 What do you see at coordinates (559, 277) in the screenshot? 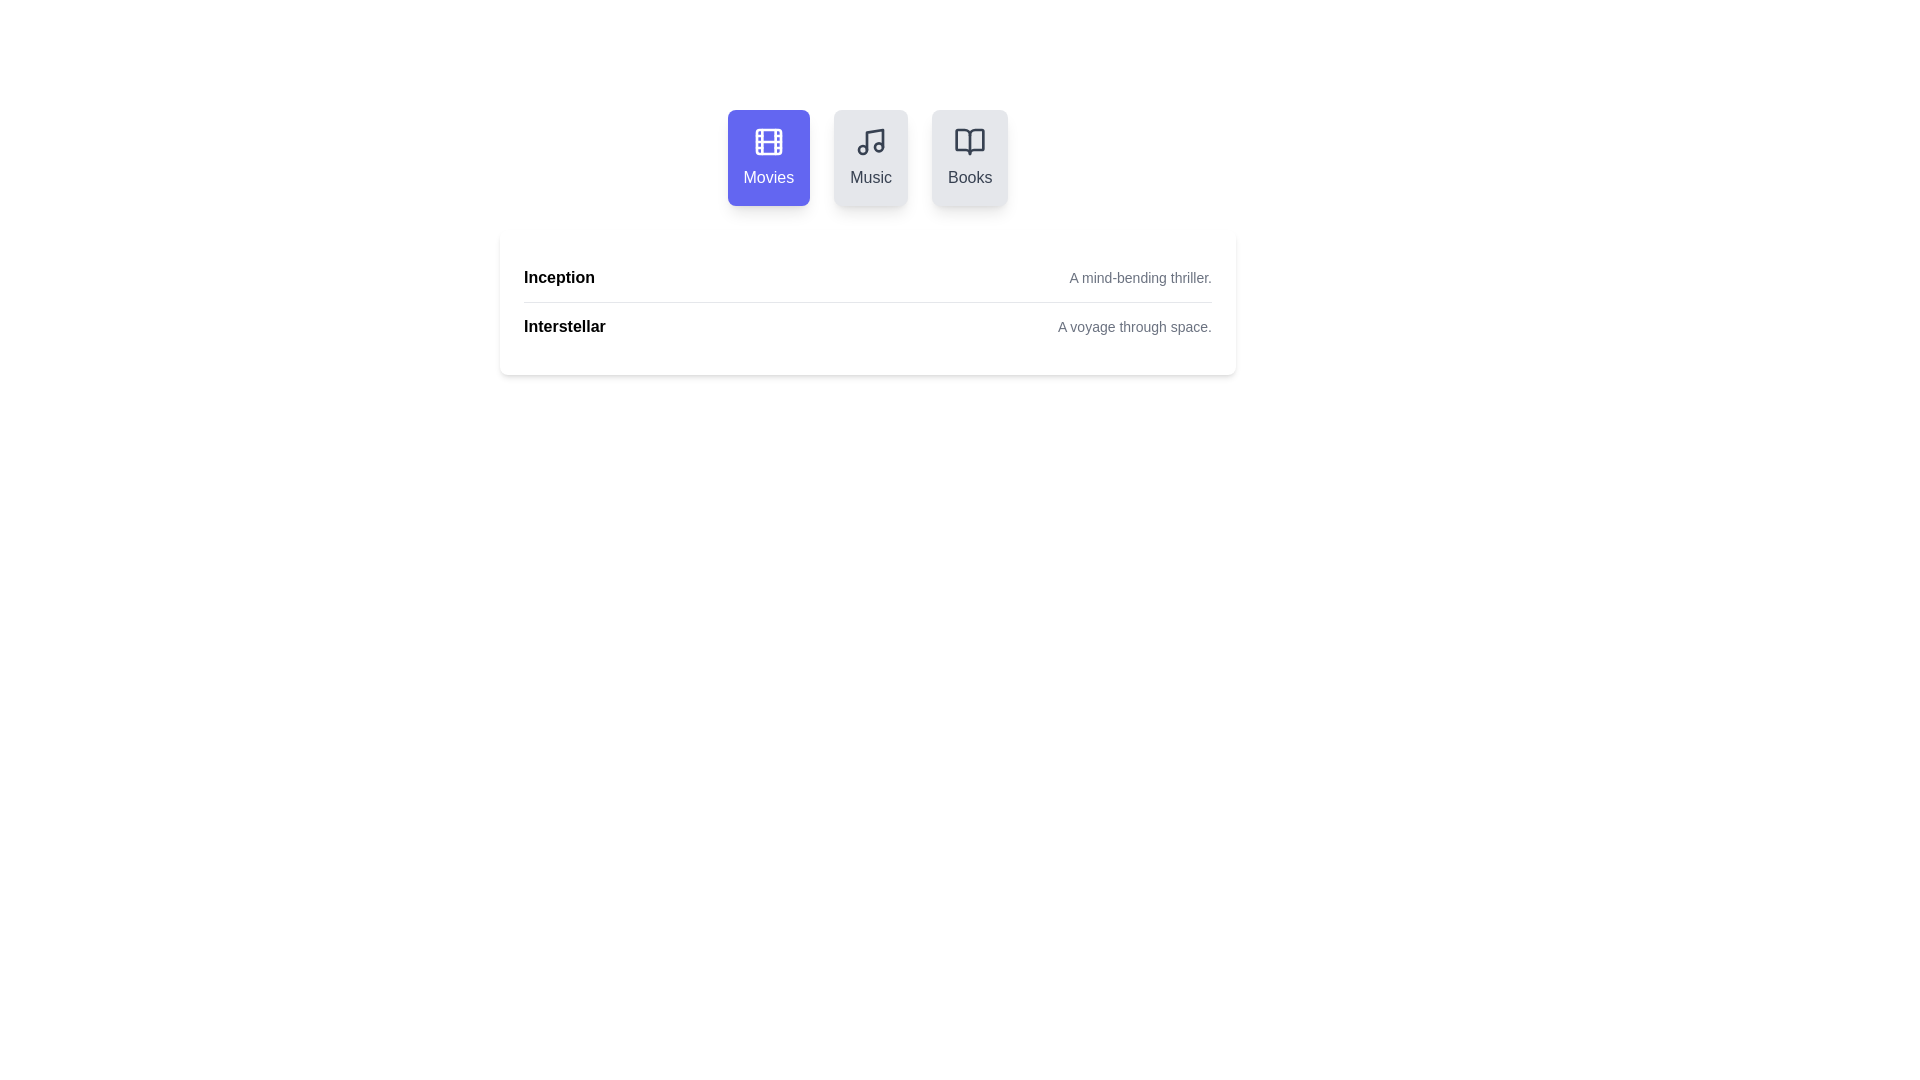
I see `the title Inception in the active tab` at bounding box center [559, 277].